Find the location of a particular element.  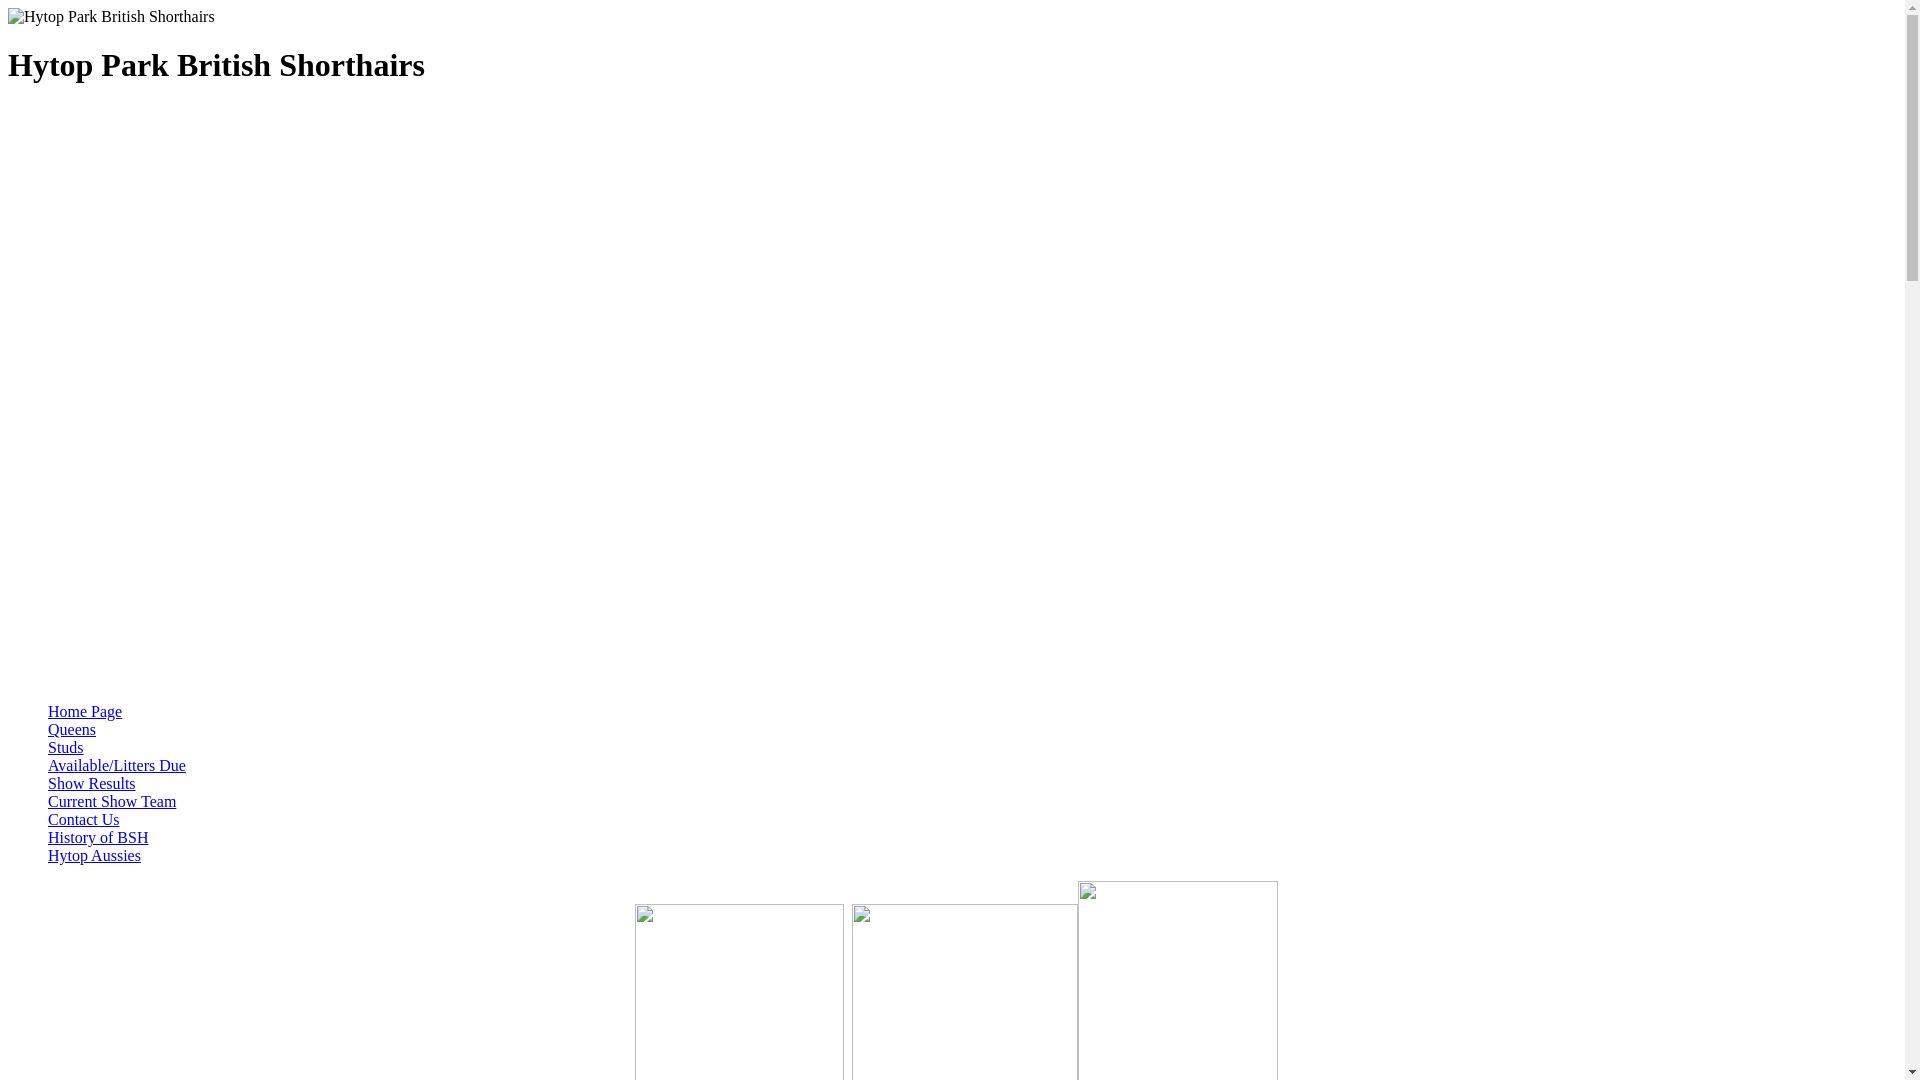

'Hytop Aussies' is located at coordinates (93, 855).